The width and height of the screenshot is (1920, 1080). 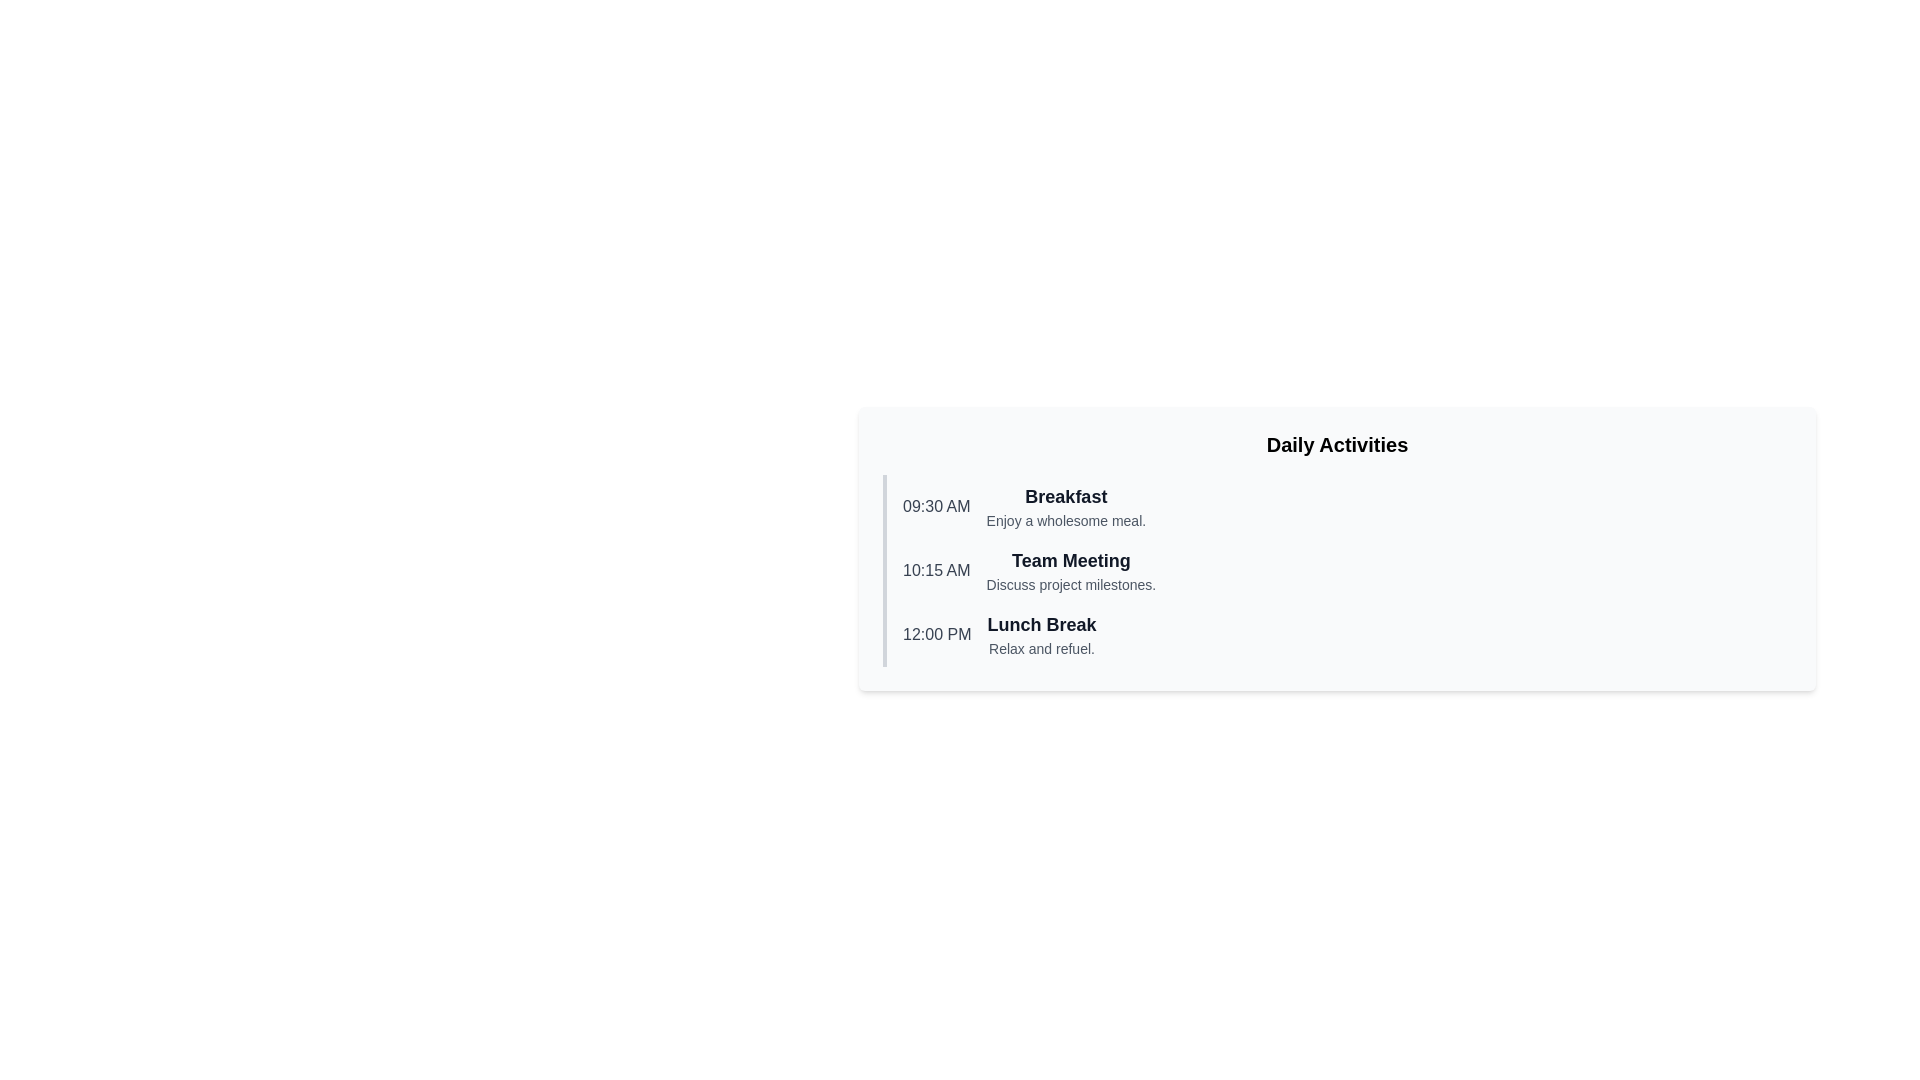 I want to click on the label that describes the scheduled lunch break positioned below the 'Team Meeting' entry at 12:00 PM, so click(x=1040, y=635).